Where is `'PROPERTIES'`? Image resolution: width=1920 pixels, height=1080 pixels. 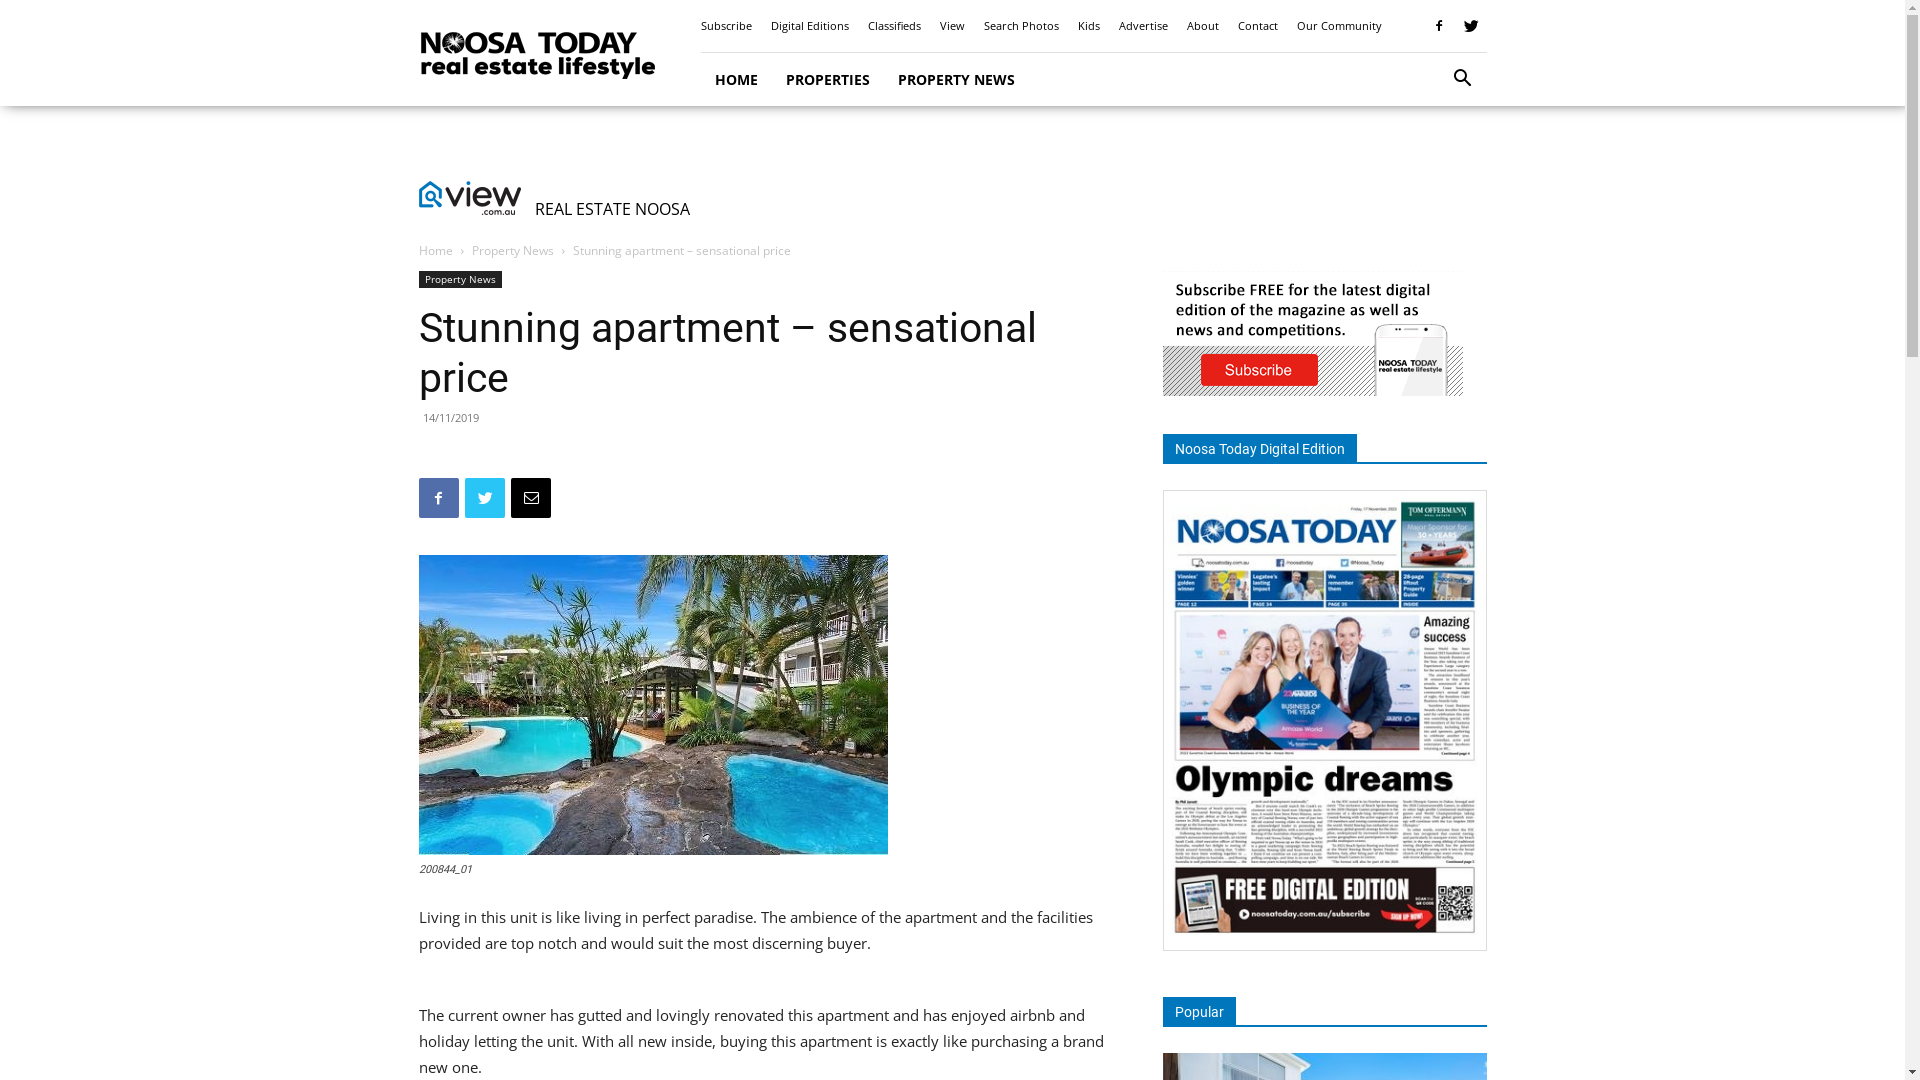
'PROPERTIES' is located at coordinates (771, 78).